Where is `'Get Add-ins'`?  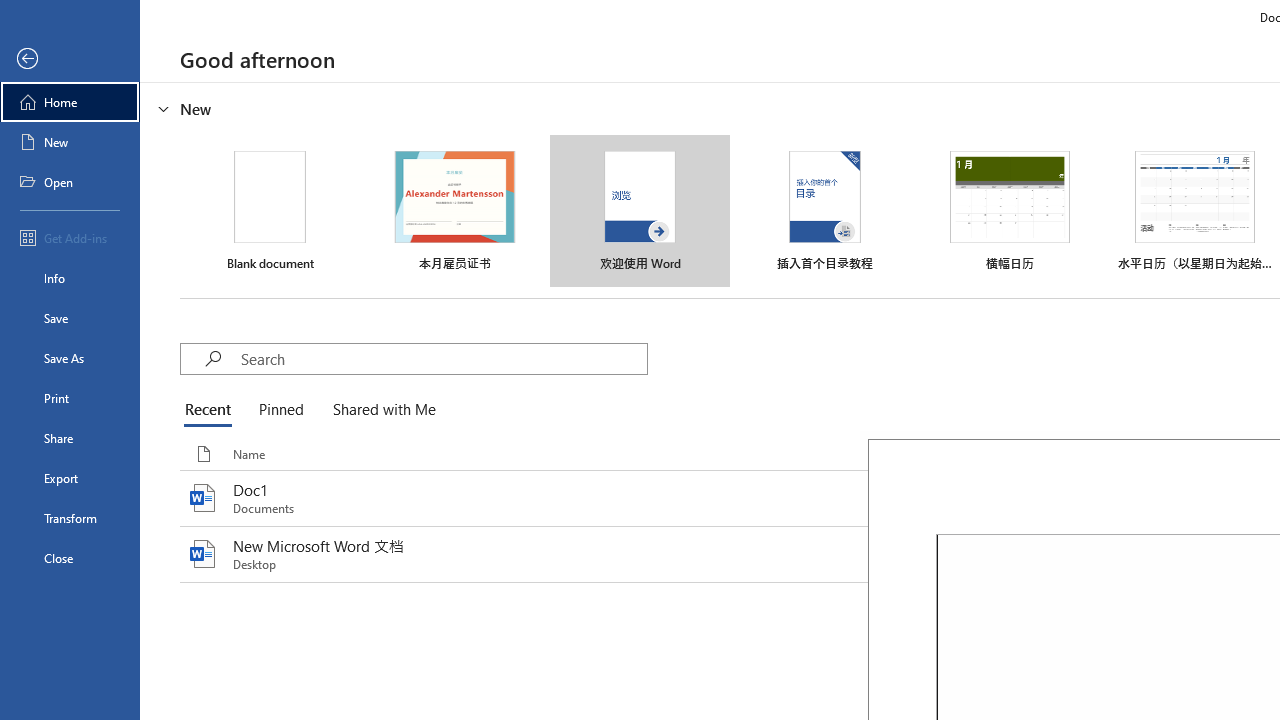
'Get Add-ins' is located at coordinates (69, 236).